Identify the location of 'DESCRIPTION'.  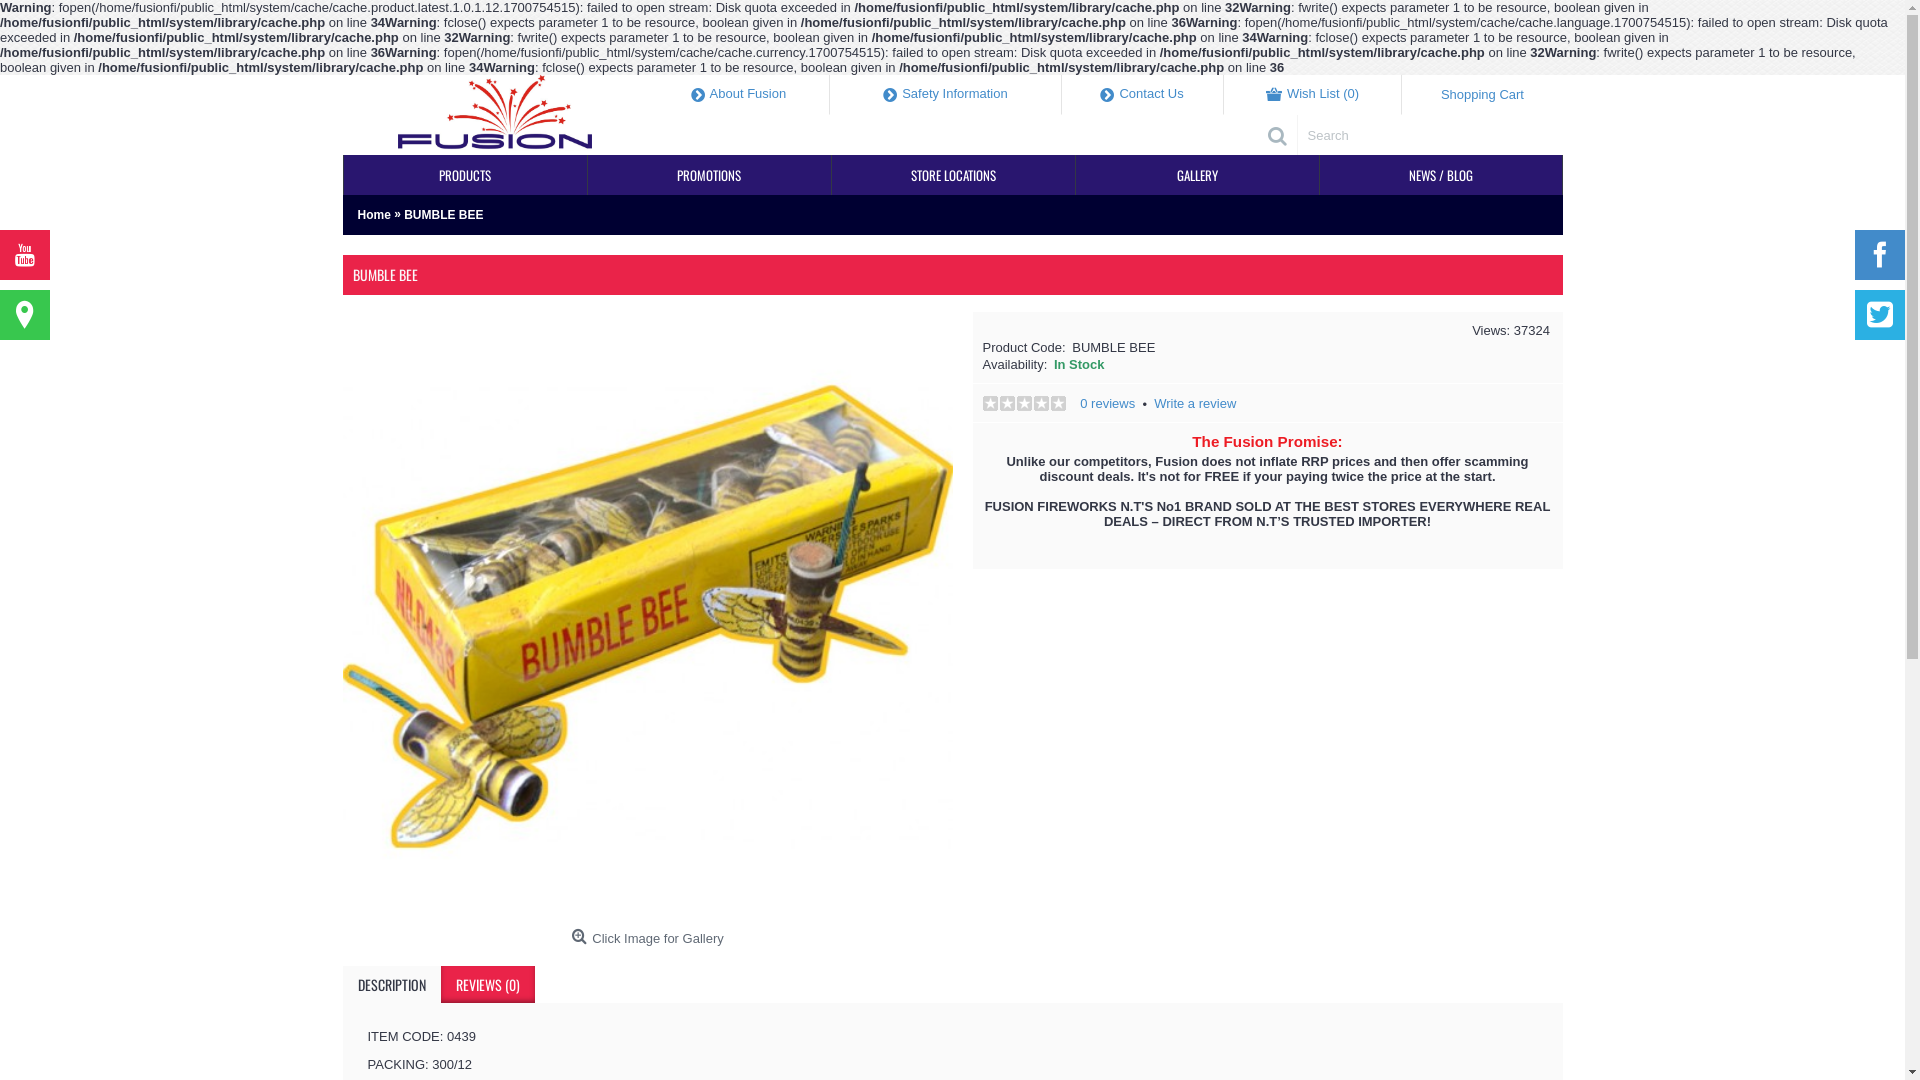
(390, 983).